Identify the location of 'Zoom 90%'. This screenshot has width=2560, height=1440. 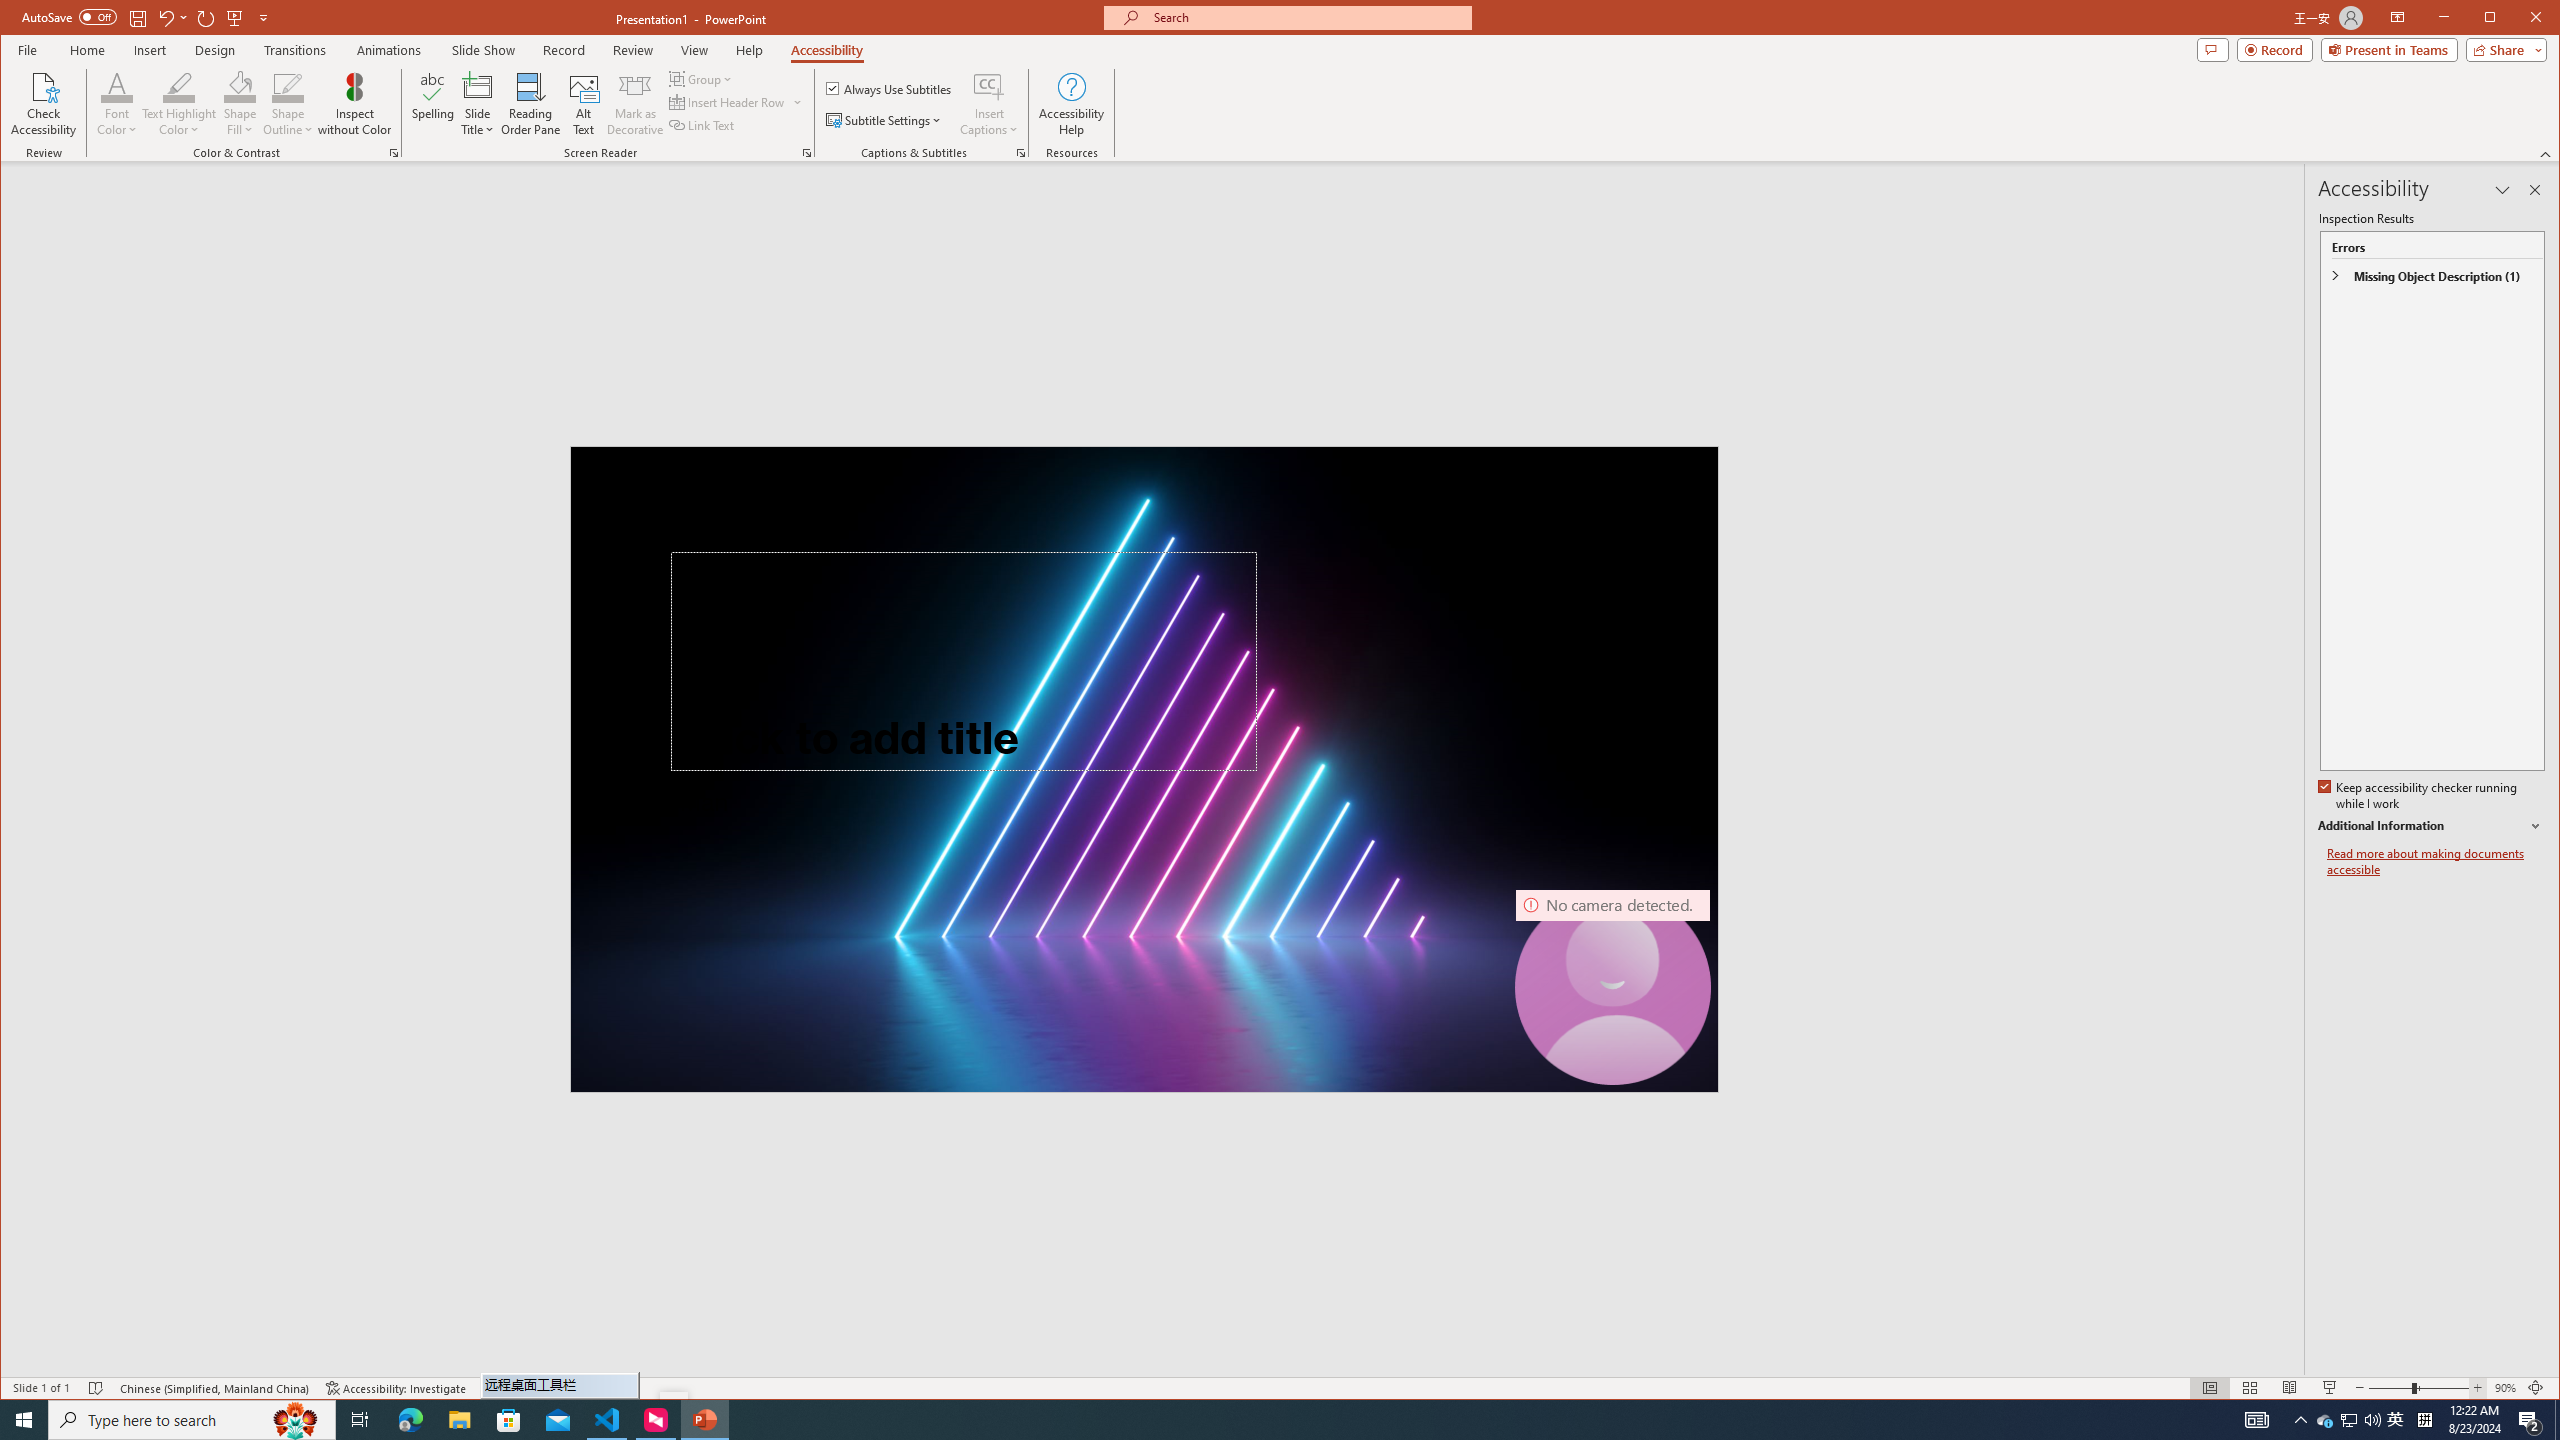
(2503, 1387).